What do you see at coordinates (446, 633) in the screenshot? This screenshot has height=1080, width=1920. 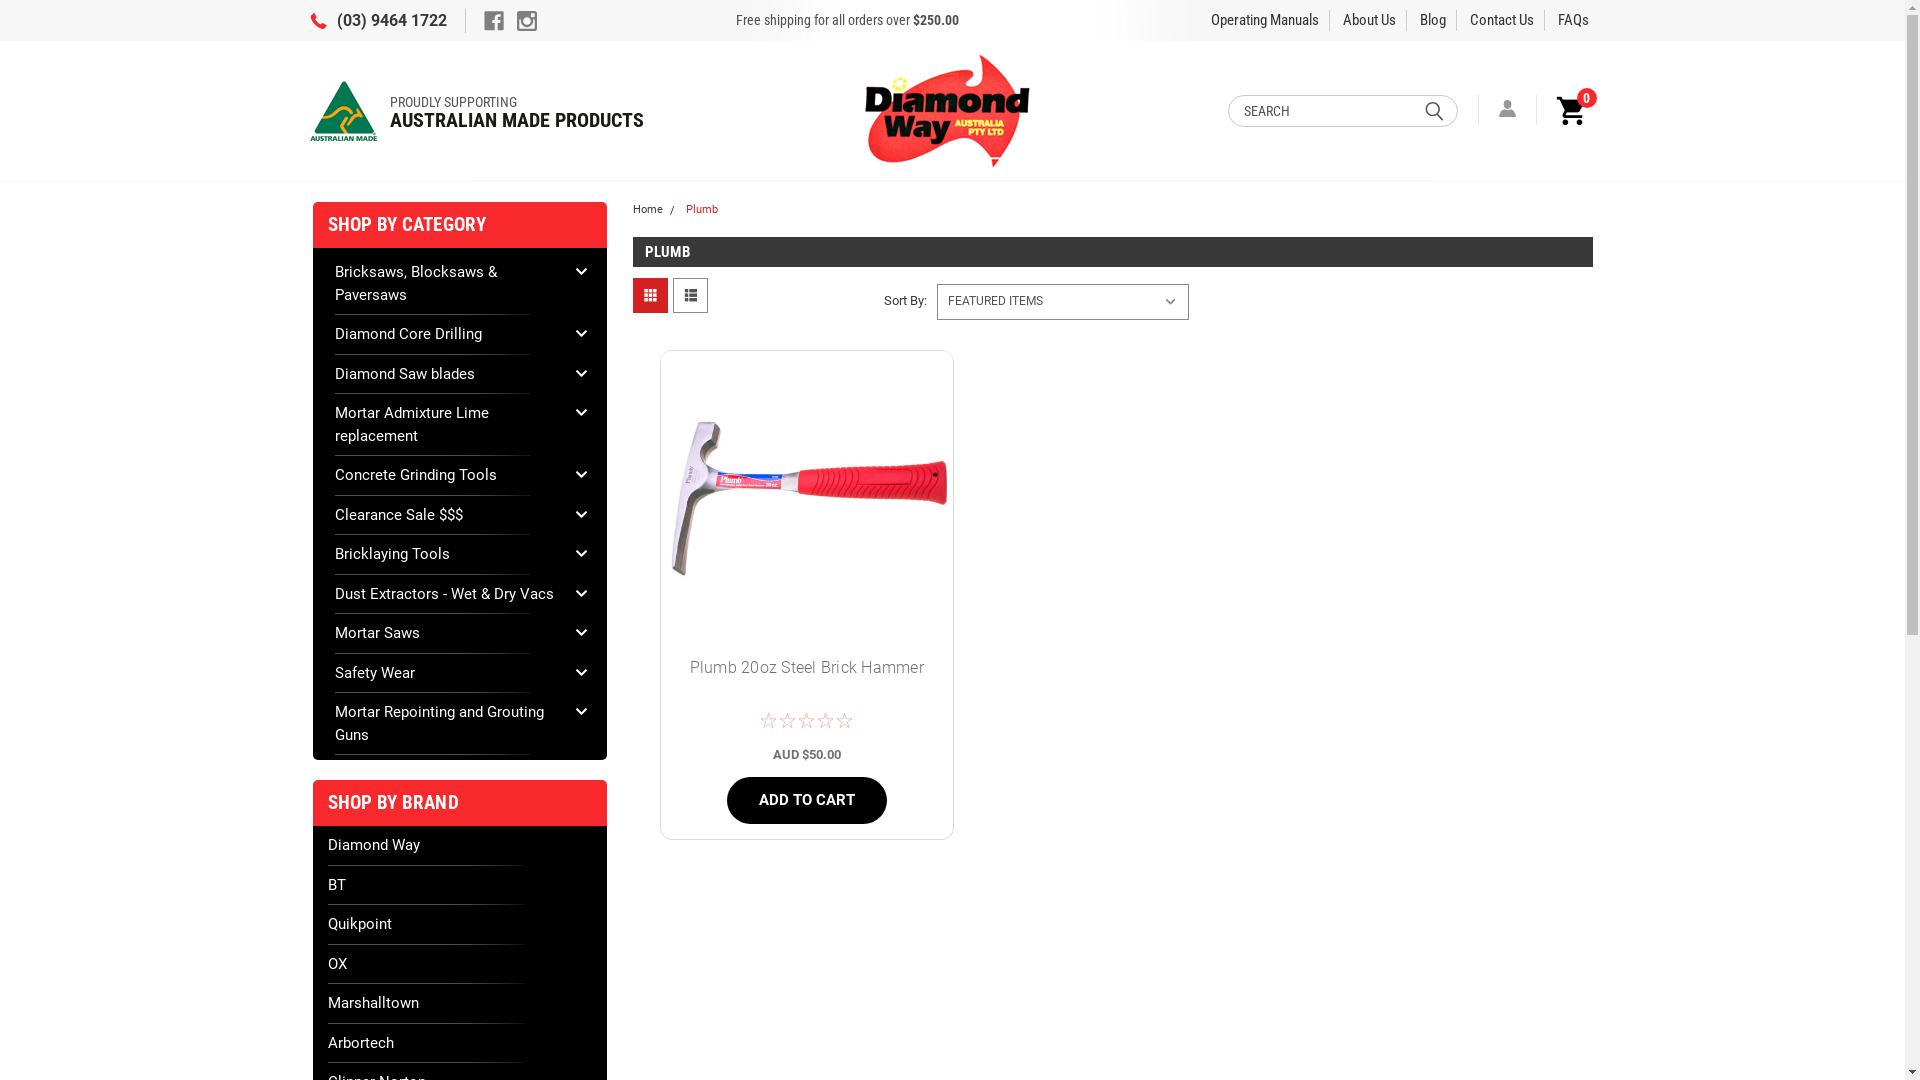 I see `'Mortar Saws'` at bounding box center [446, 633].